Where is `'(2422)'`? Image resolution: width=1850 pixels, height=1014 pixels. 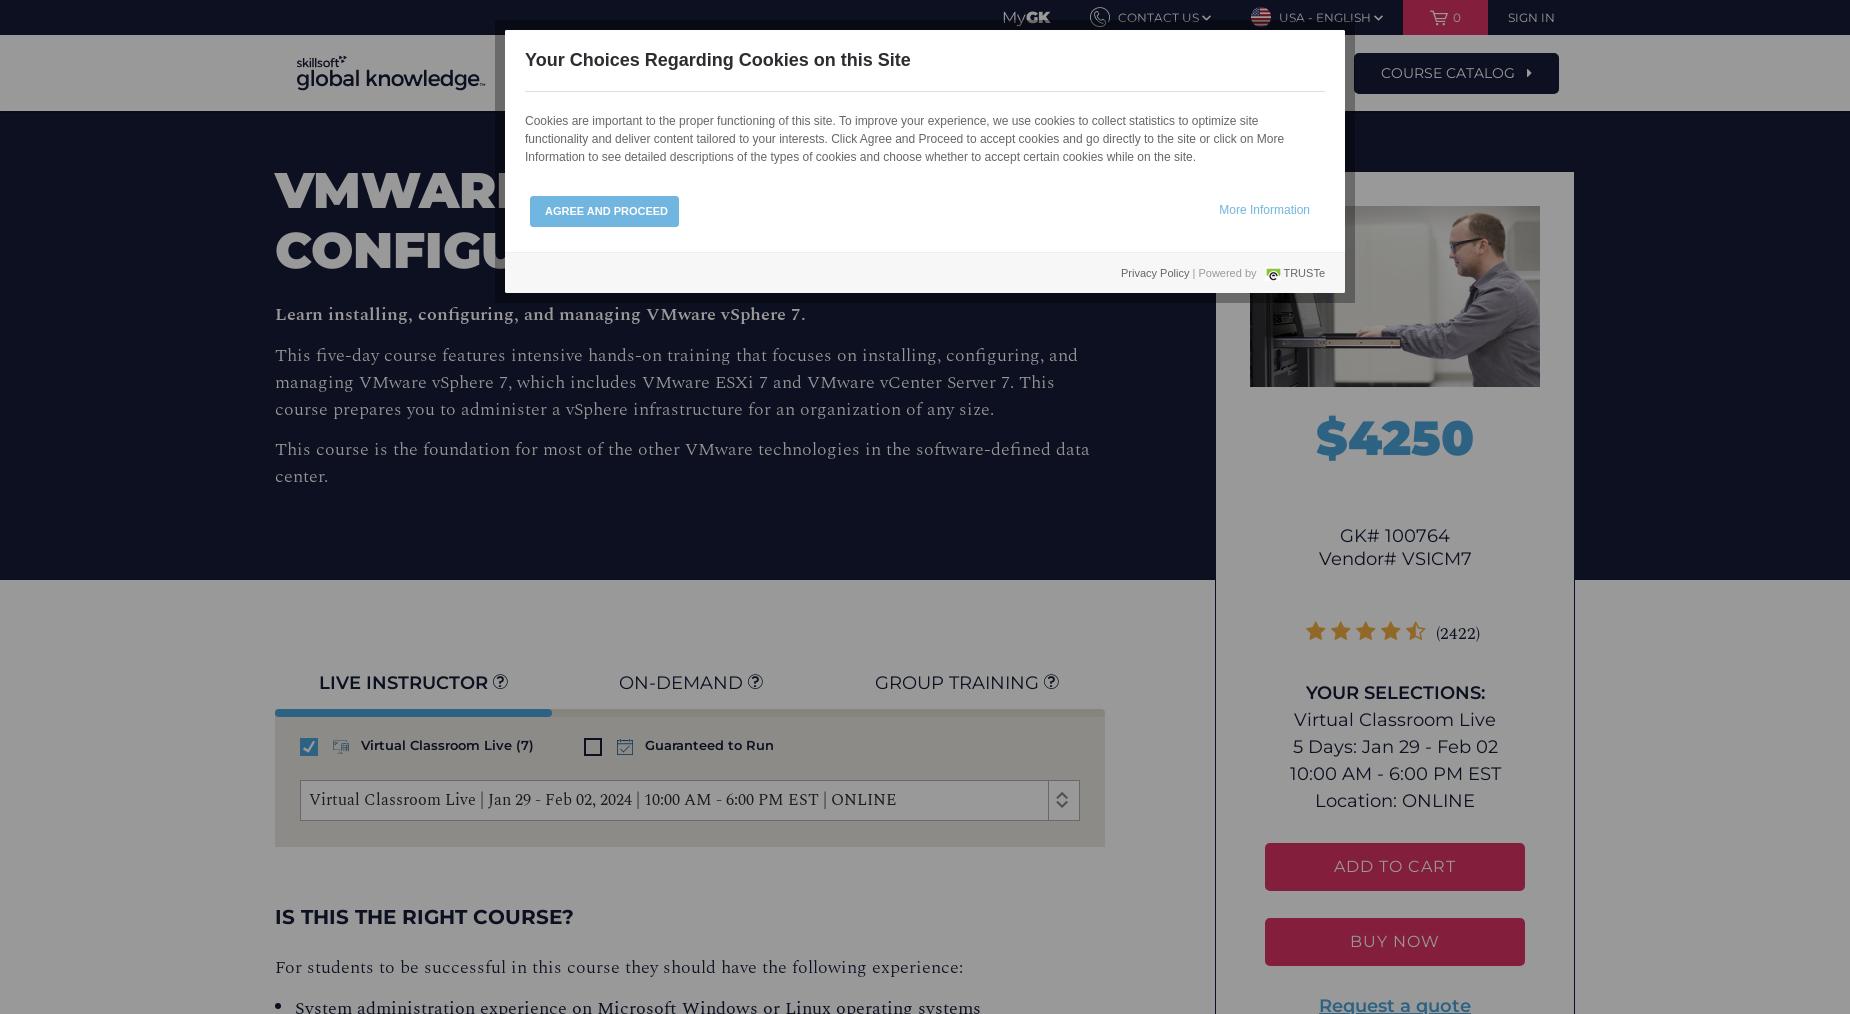 '(2422)' is located at coordinates (1457, 633).